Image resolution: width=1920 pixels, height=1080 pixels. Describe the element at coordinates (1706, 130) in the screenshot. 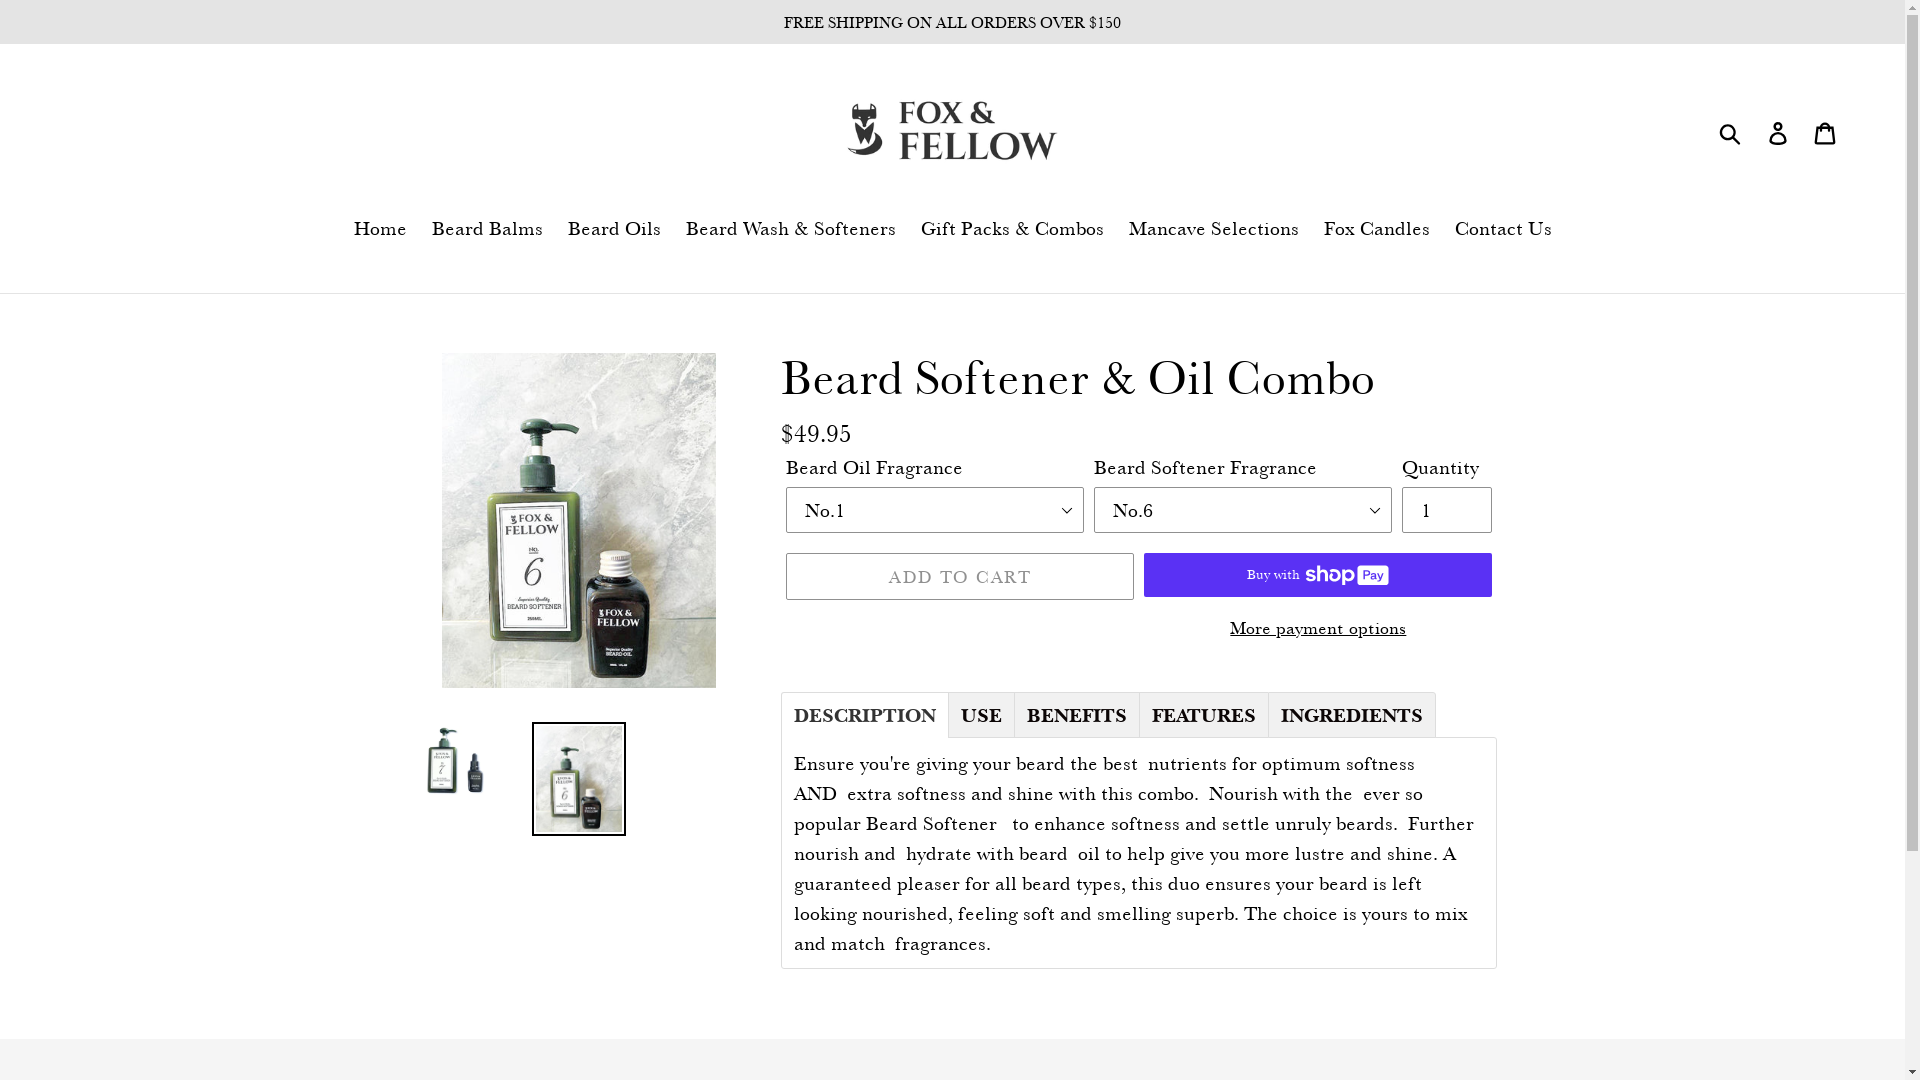

I see `'Submit'` at that location.